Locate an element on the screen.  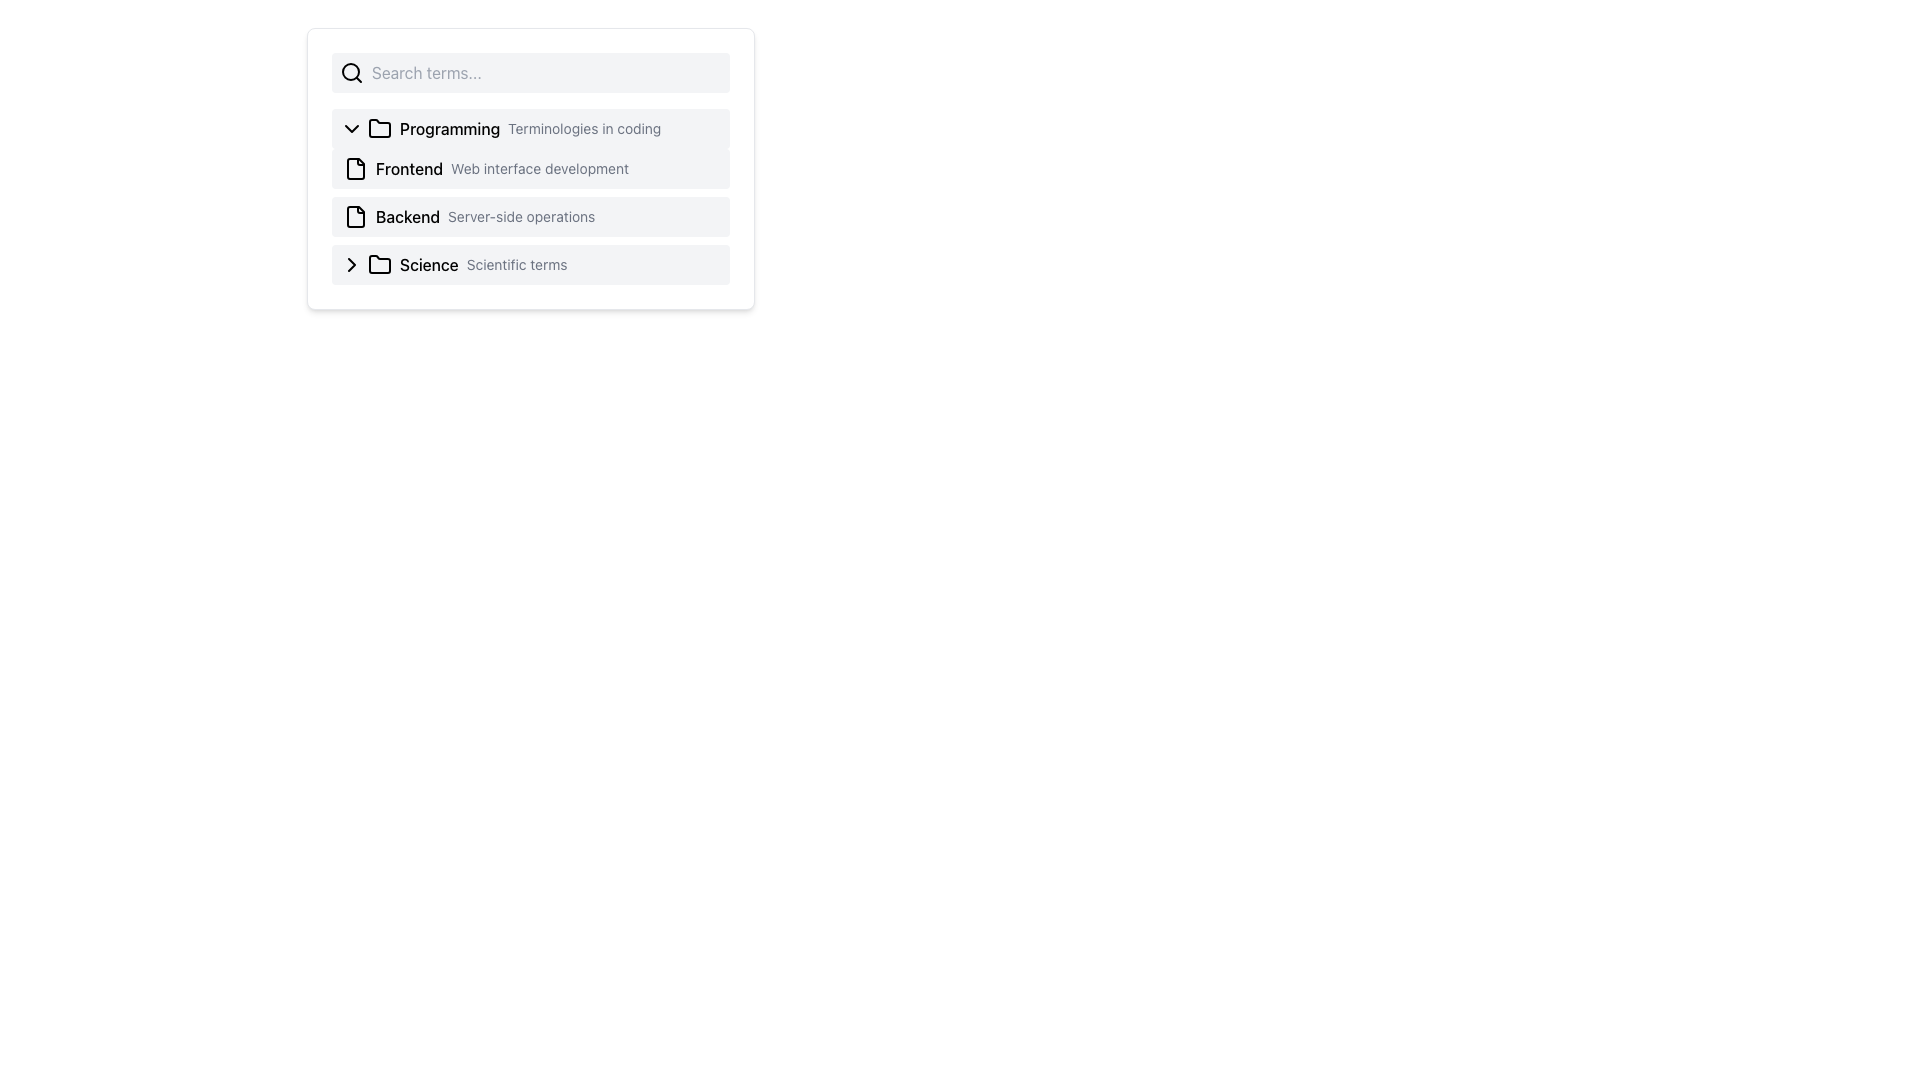
the 'Backend' text label, which is the third list item in the menu panel, located between an icon and the text 'Server-side operations' is located at coordinates (407, 216).